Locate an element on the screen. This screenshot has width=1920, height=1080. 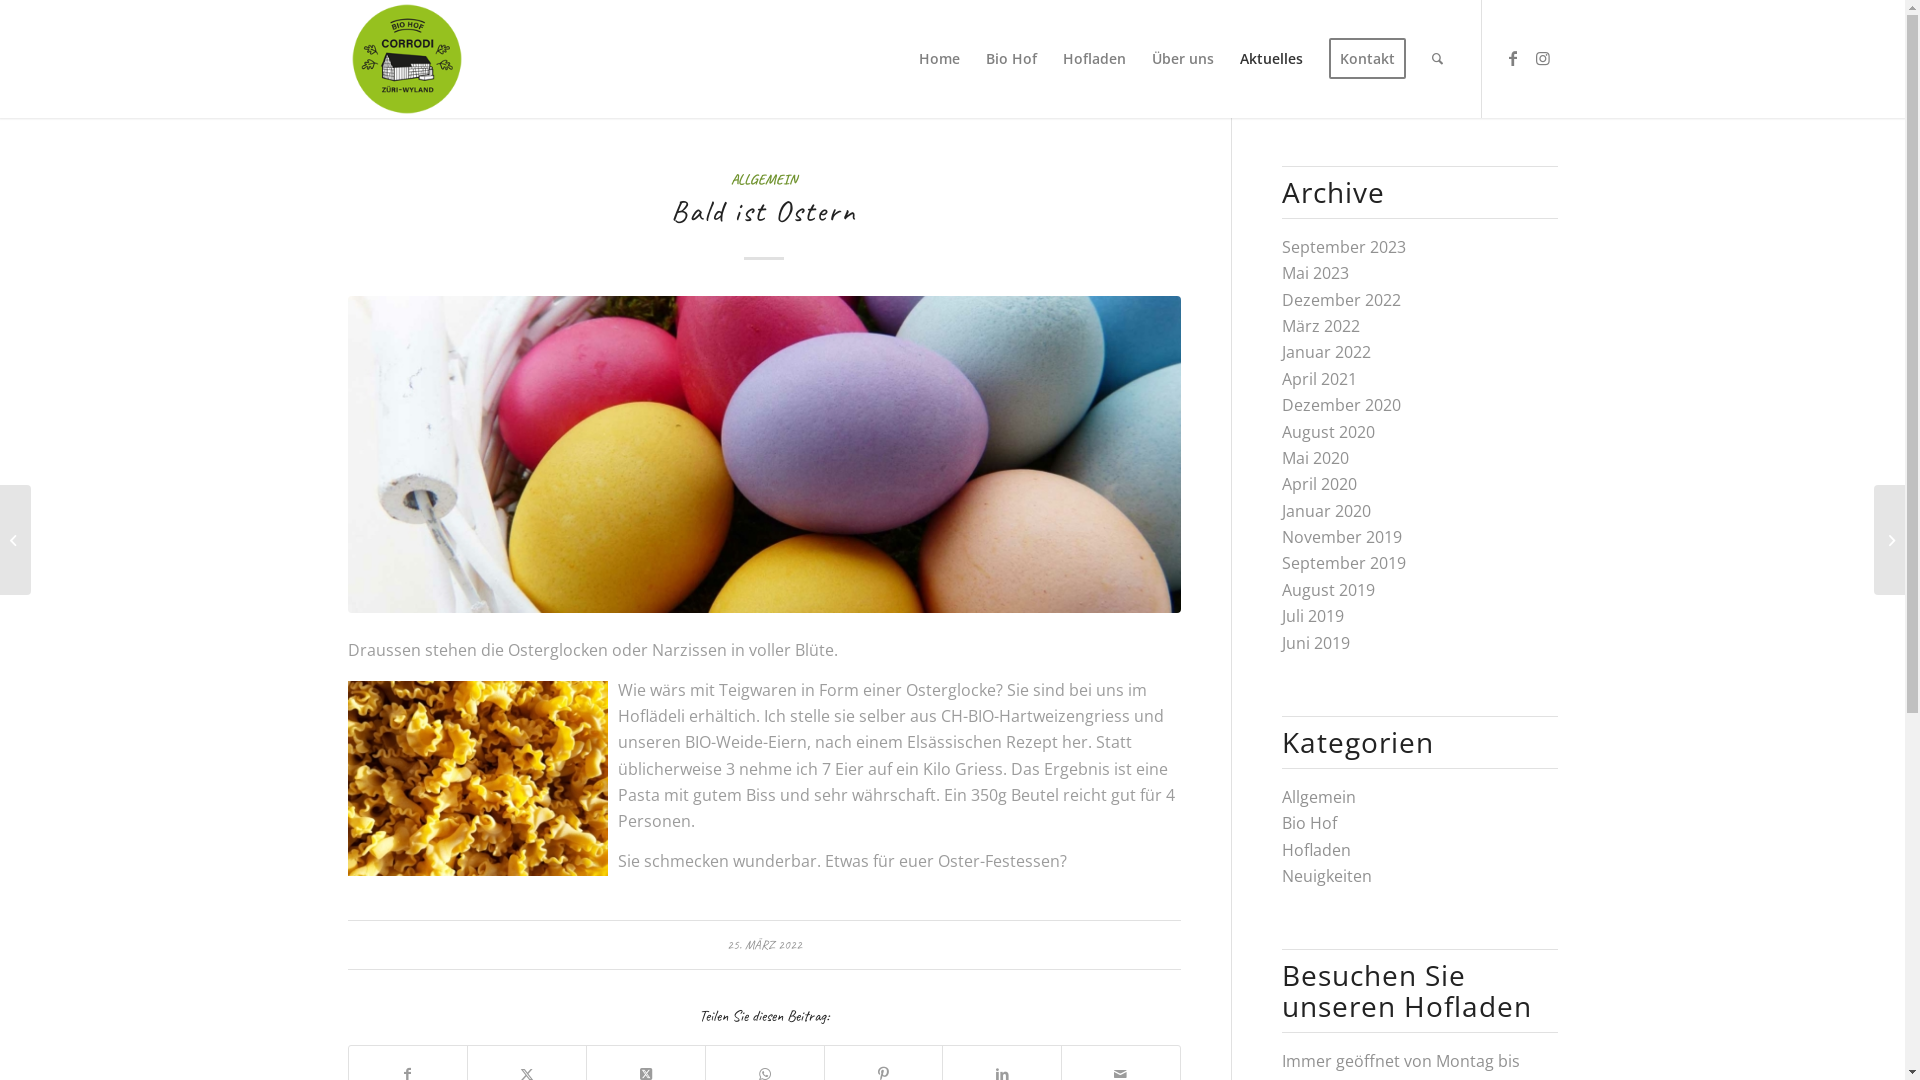
'Januar 2020' is located at coordinates (1326, 509).